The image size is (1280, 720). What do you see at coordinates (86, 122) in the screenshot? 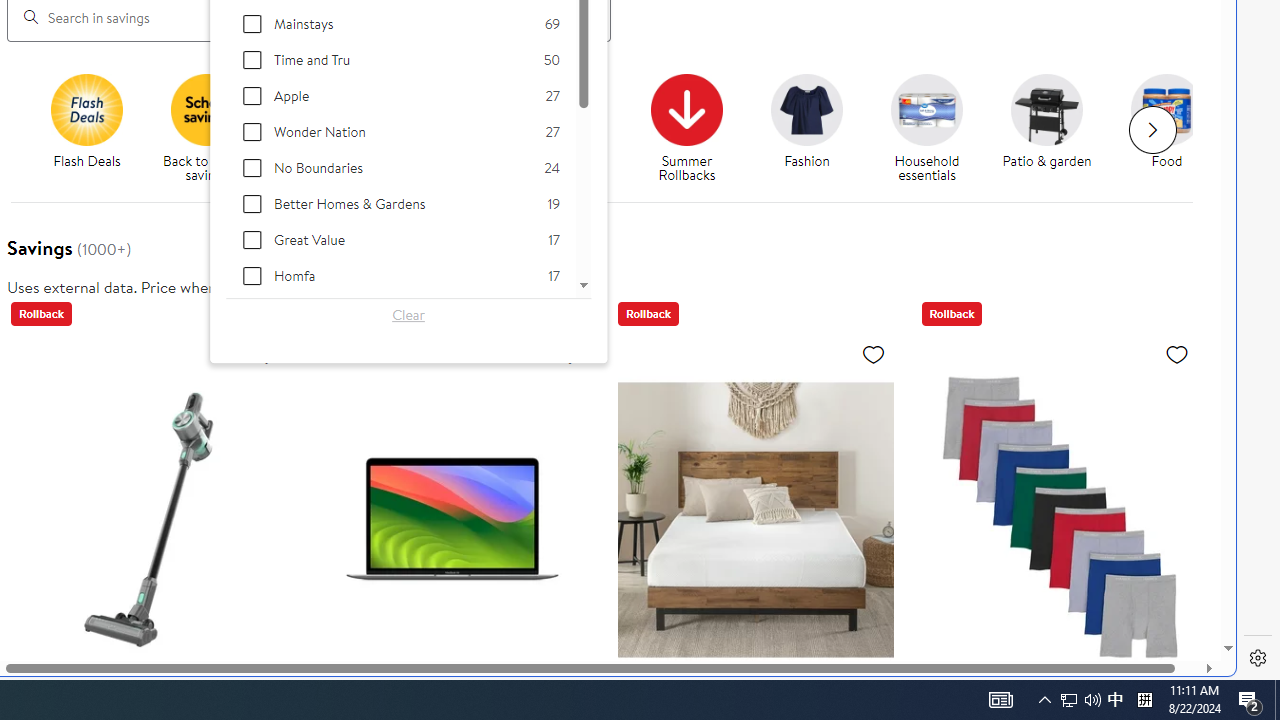
I see `'Flash deals Flash Deals'` at bounding box center [86, 122].